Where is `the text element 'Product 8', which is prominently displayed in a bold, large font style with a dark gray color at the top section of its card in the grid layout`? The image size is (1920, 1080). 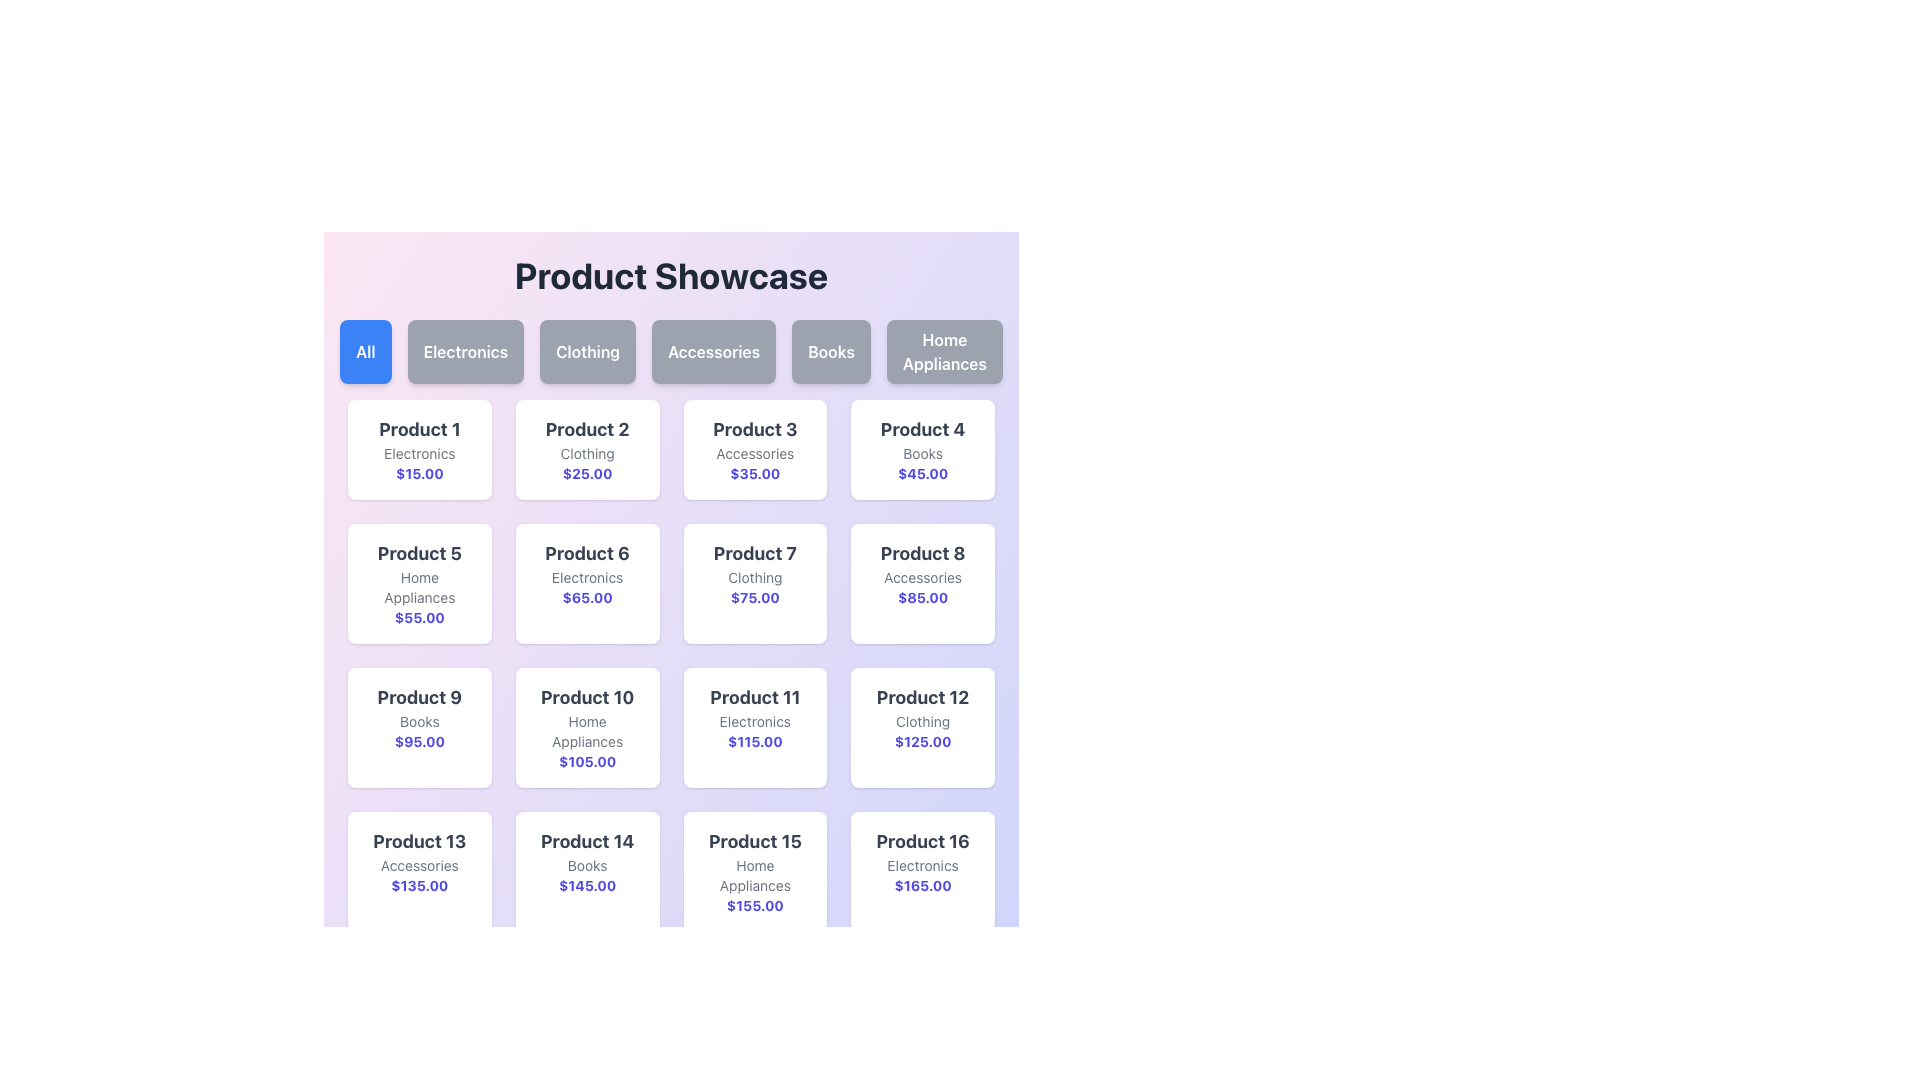
the text element 'Product 8', which is prominently displayed in a bold, large font style with a dark gray color at the top section of its card in the grid layout is located at coordinates (922, 554).